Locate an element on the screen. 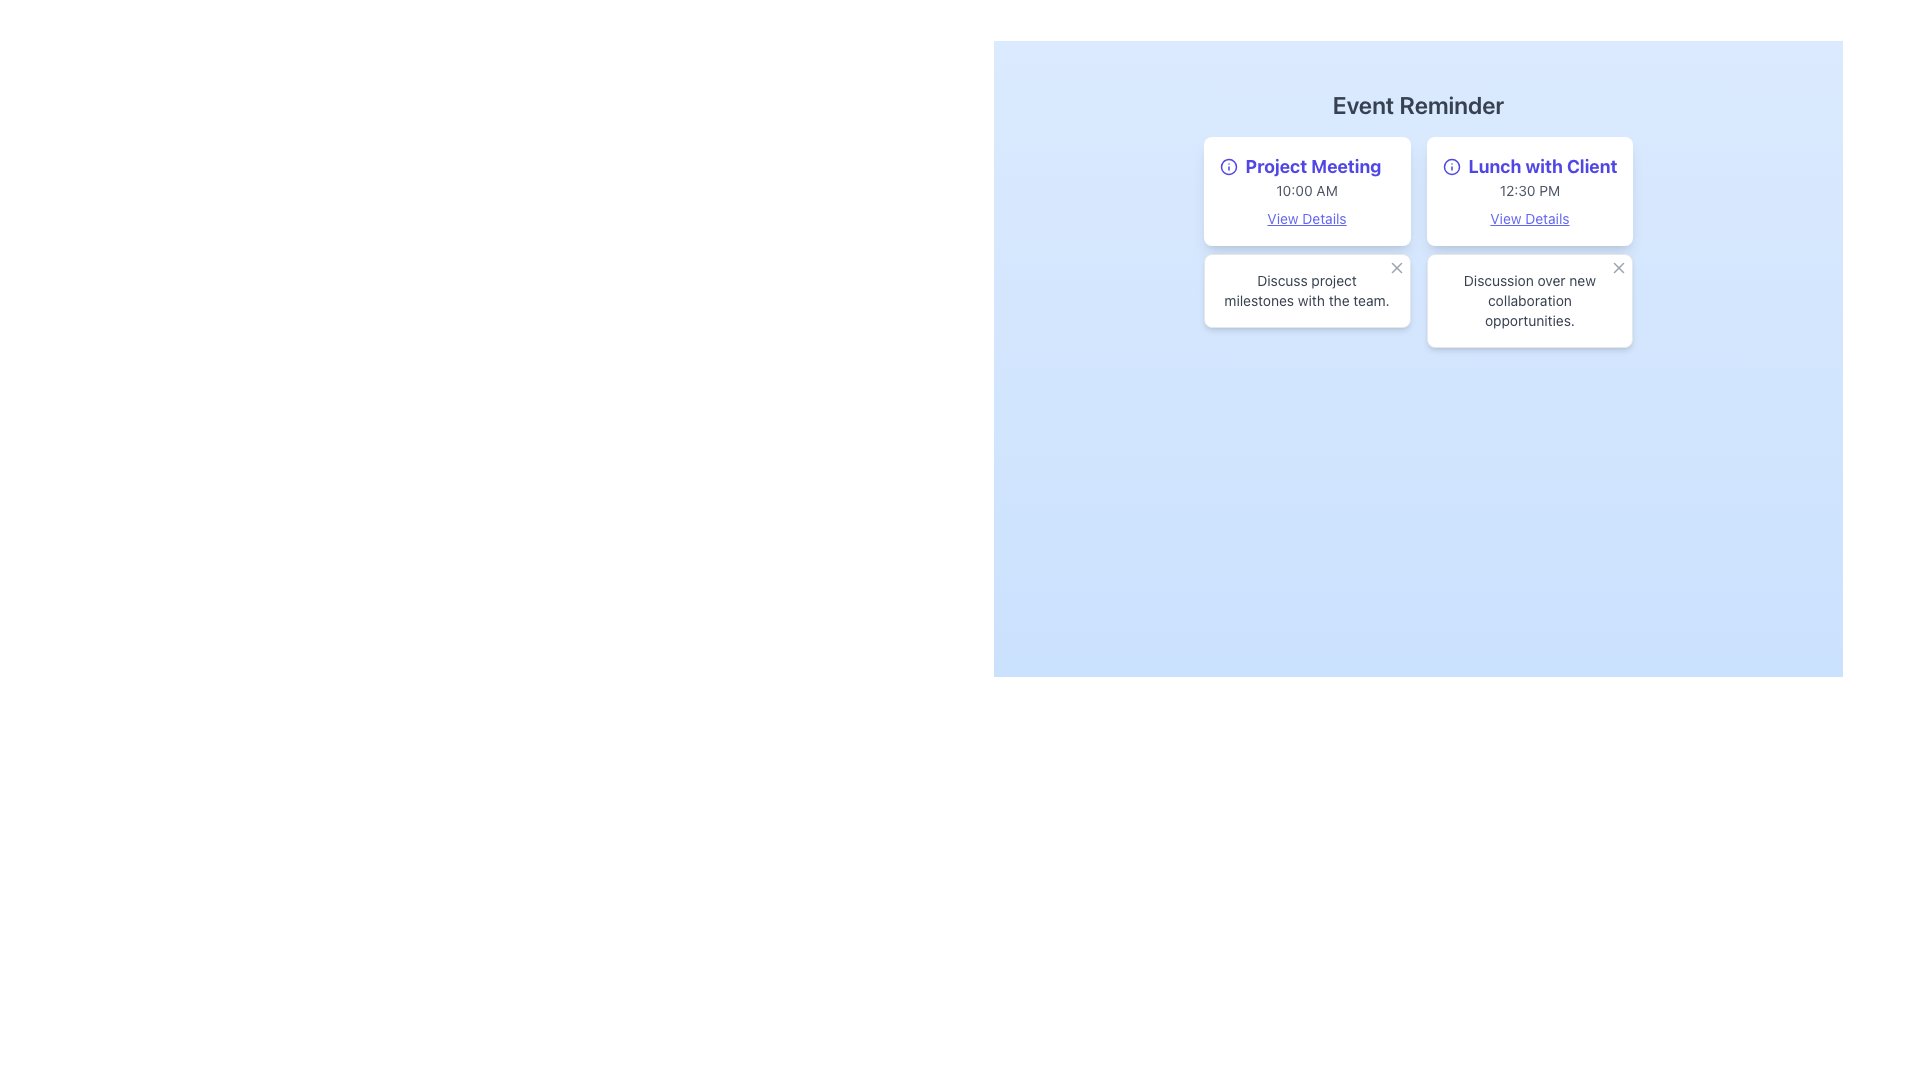 The image size is (1920, 1080). the Static Text element displaying '10:00 AM', which is located beneath the 'Project Meeting' title and above the 'View Details' link in the first event box is located at coordinates (1306, 191).